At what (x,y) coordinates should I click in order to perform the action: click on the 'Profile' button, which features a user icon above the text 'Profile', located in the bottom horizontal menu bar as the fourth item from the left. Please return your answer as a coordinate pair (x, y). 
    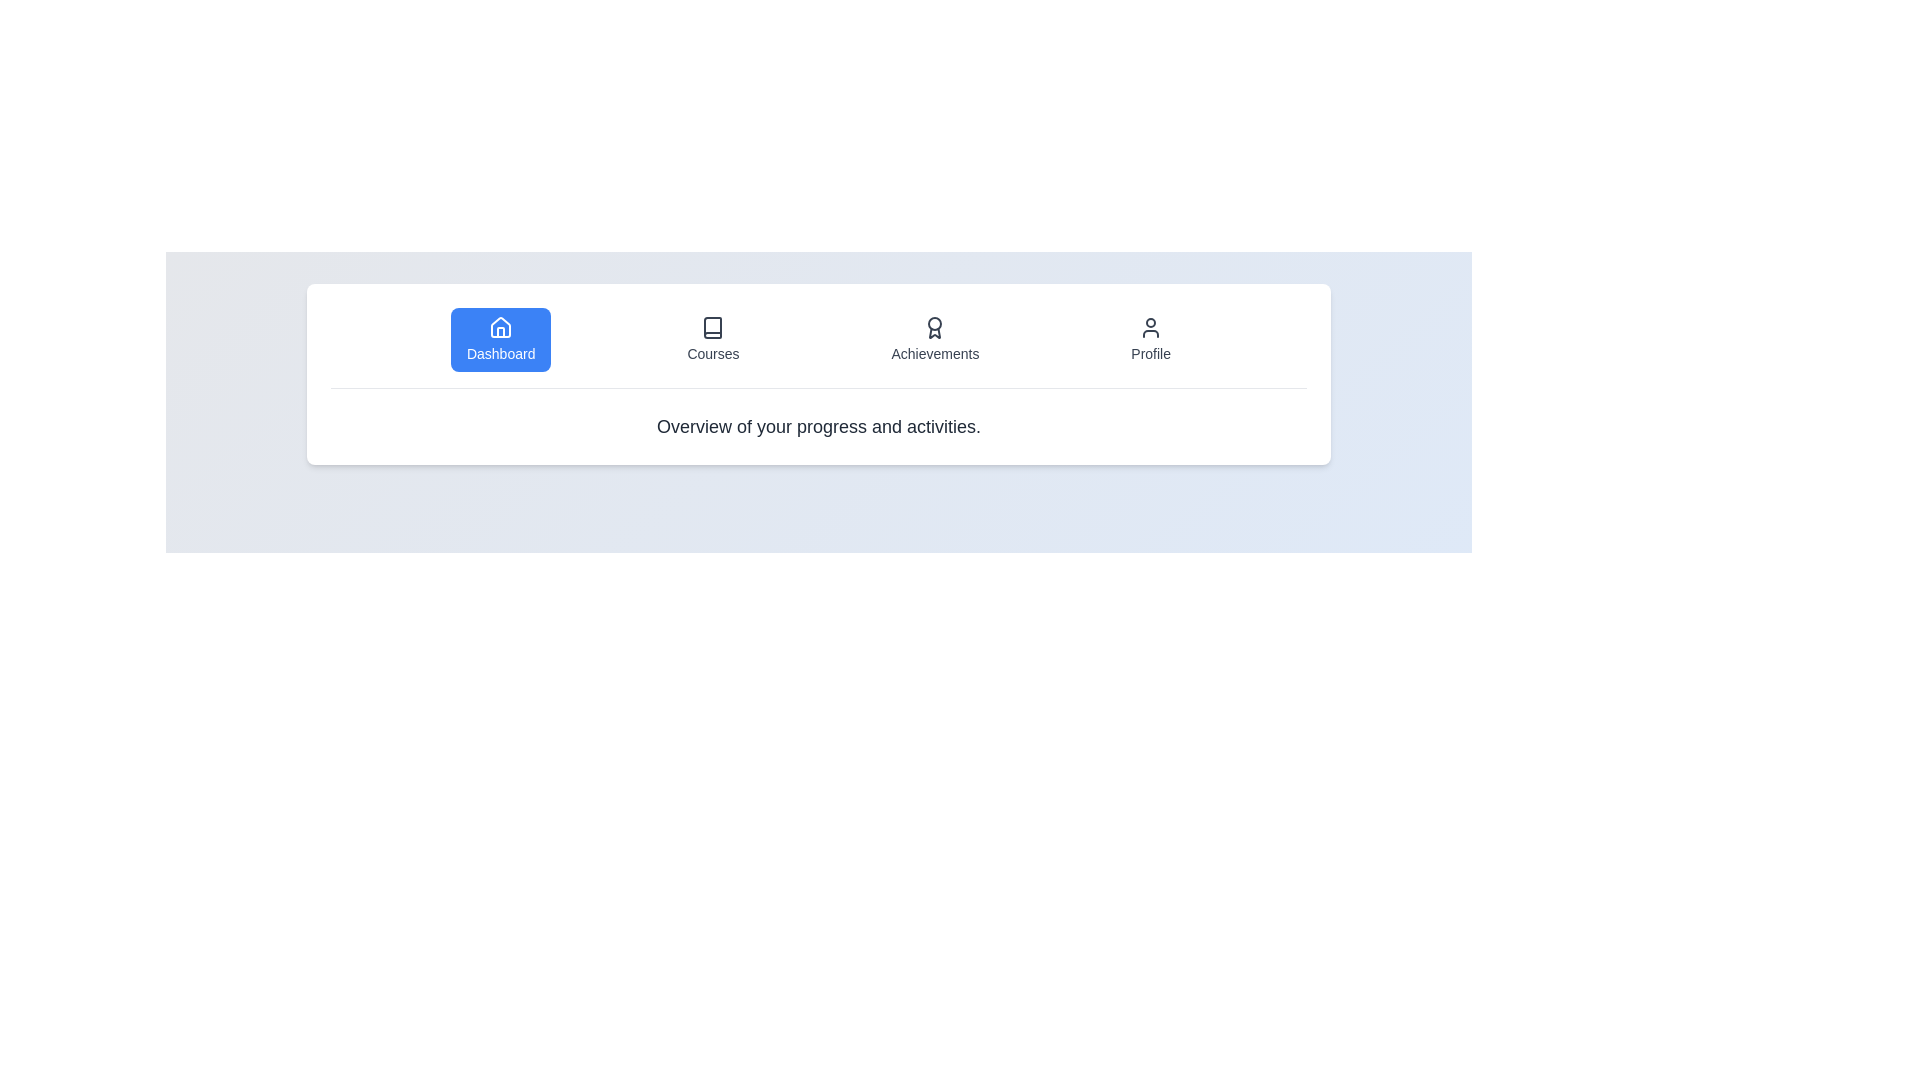
    Looking at the image, I should click on (1151, 338).